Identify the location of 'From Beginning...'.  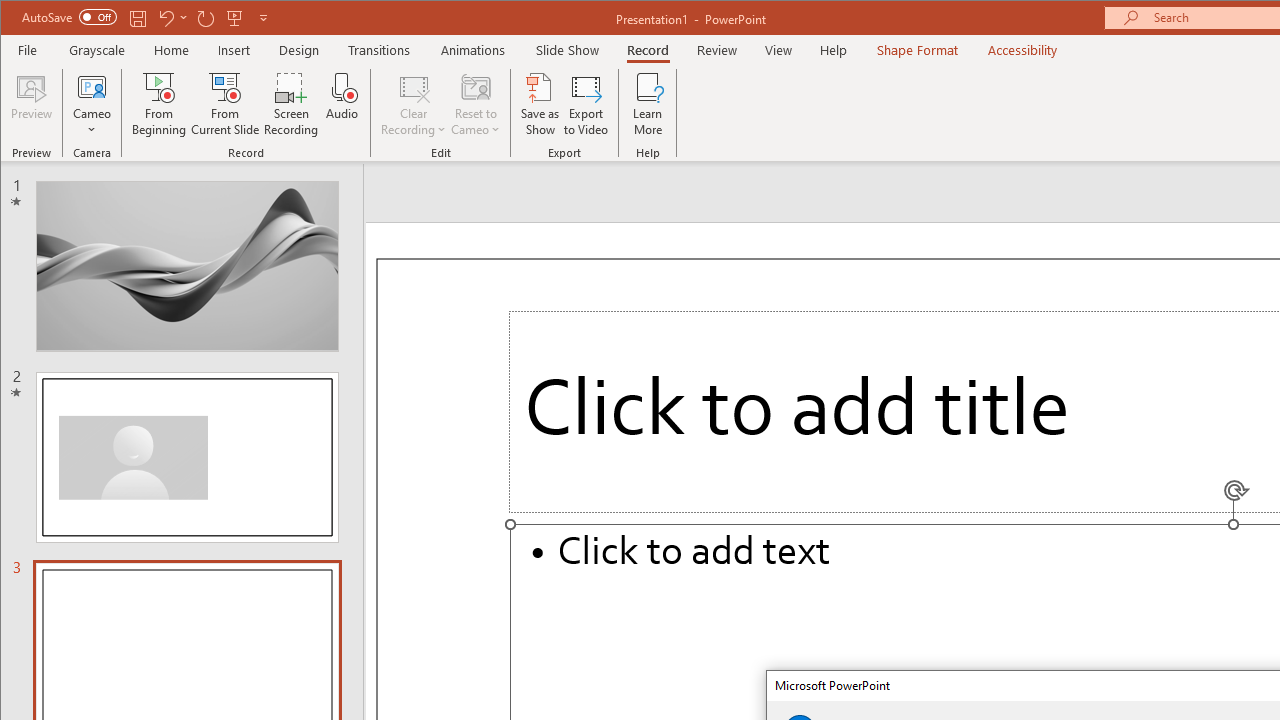
(160, 104).